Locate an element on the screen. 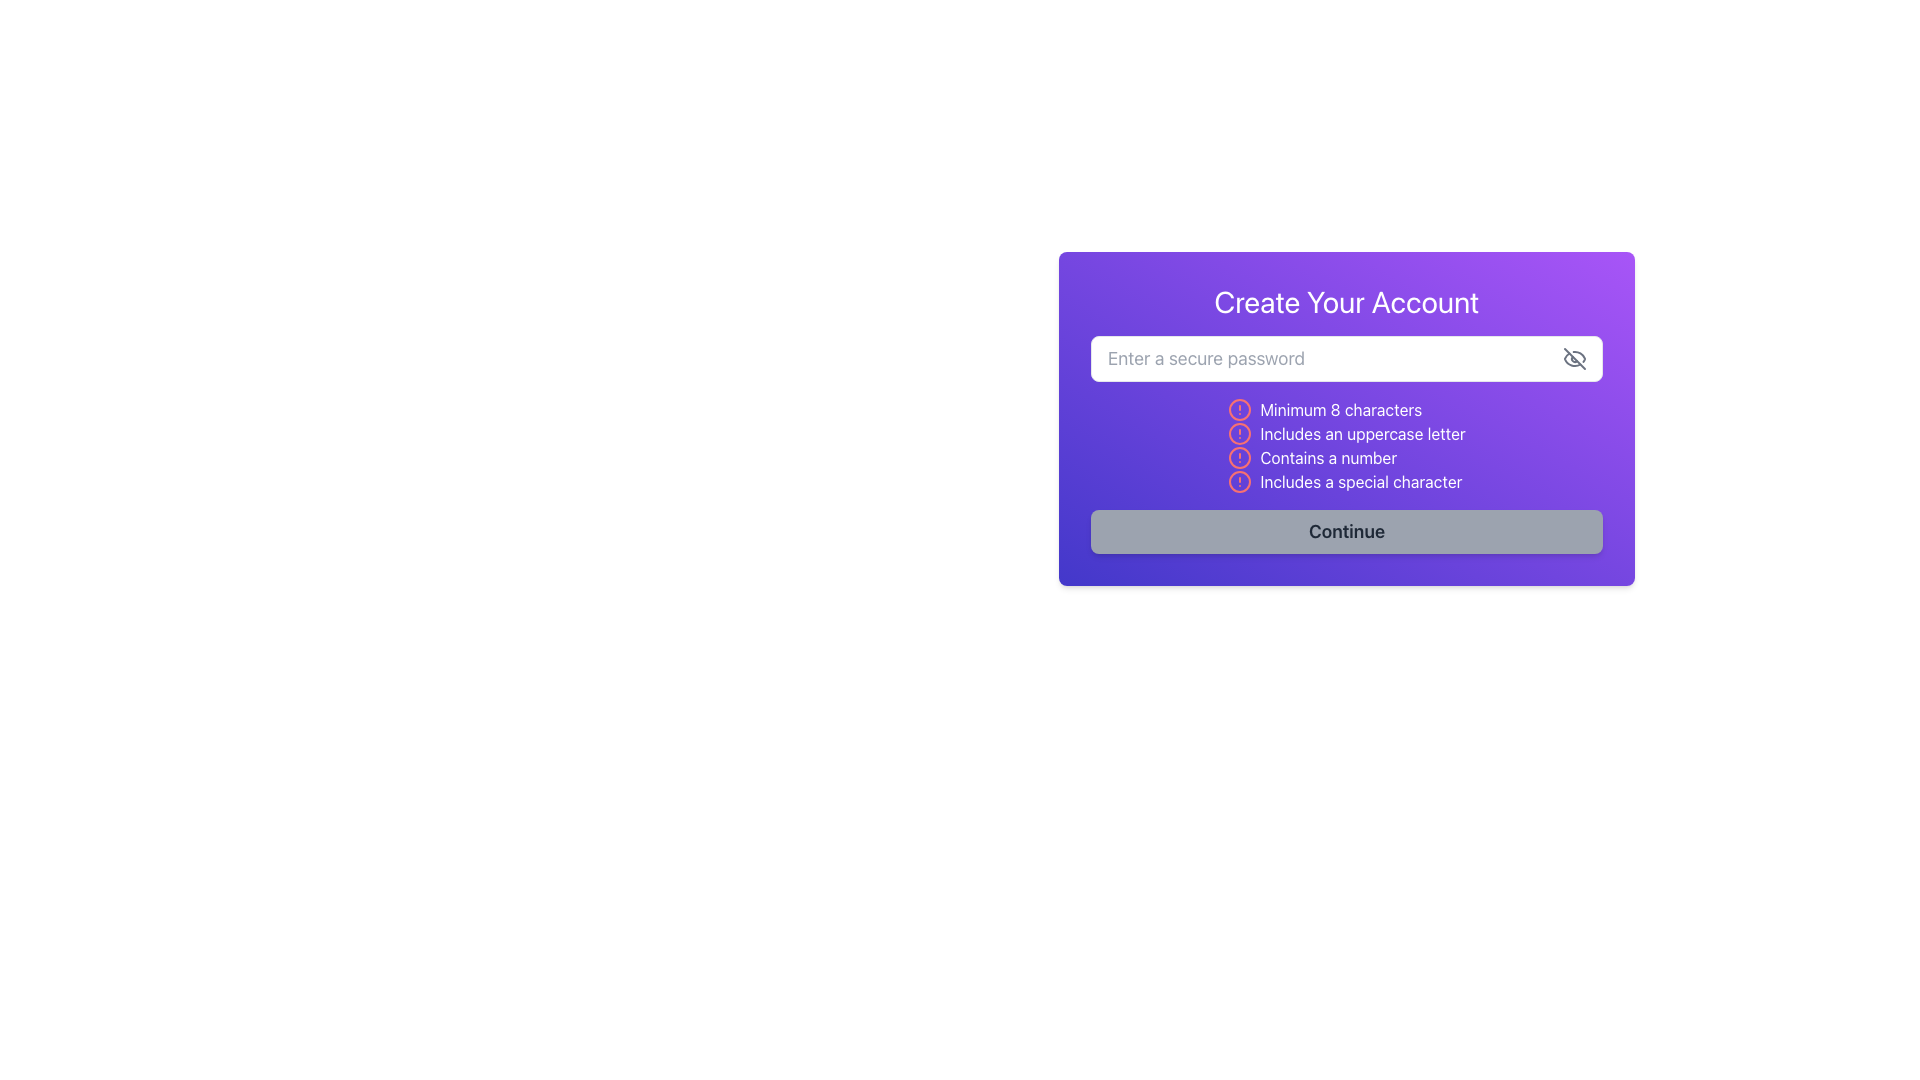 The width and height of the screenshot is (1920, 1080). the decorative diagonal line that represents the password visibility toggle icon within the 'Create Your Account' form is located at coordinates (1573, 357).